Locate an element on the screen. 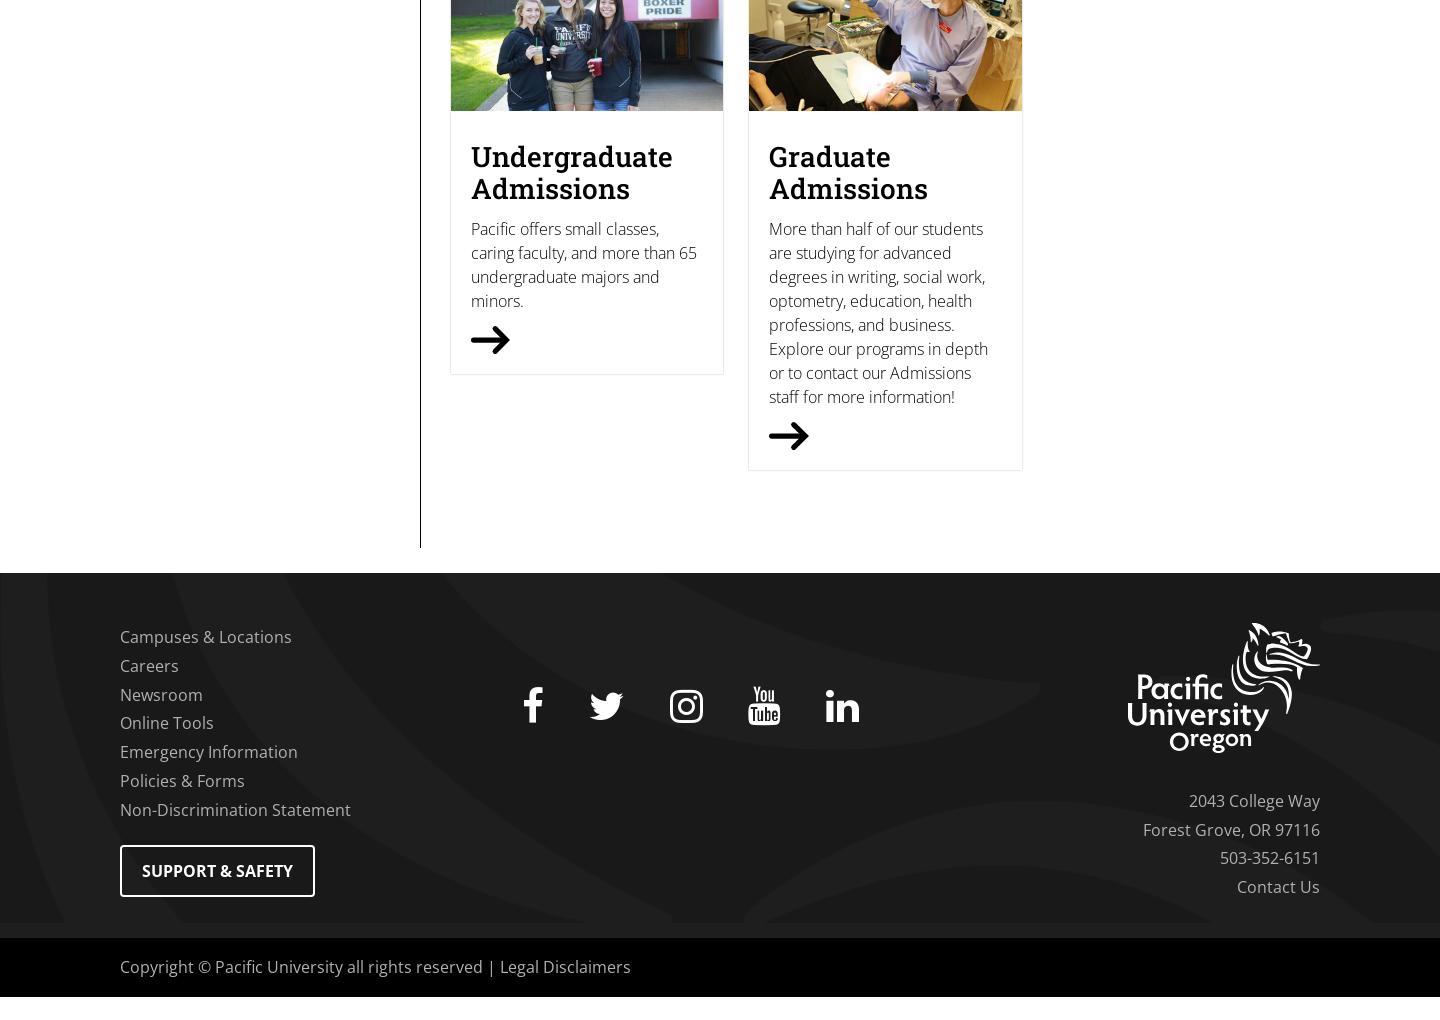  'Undergraduate Admissions' is located at coordinates (471, 171).